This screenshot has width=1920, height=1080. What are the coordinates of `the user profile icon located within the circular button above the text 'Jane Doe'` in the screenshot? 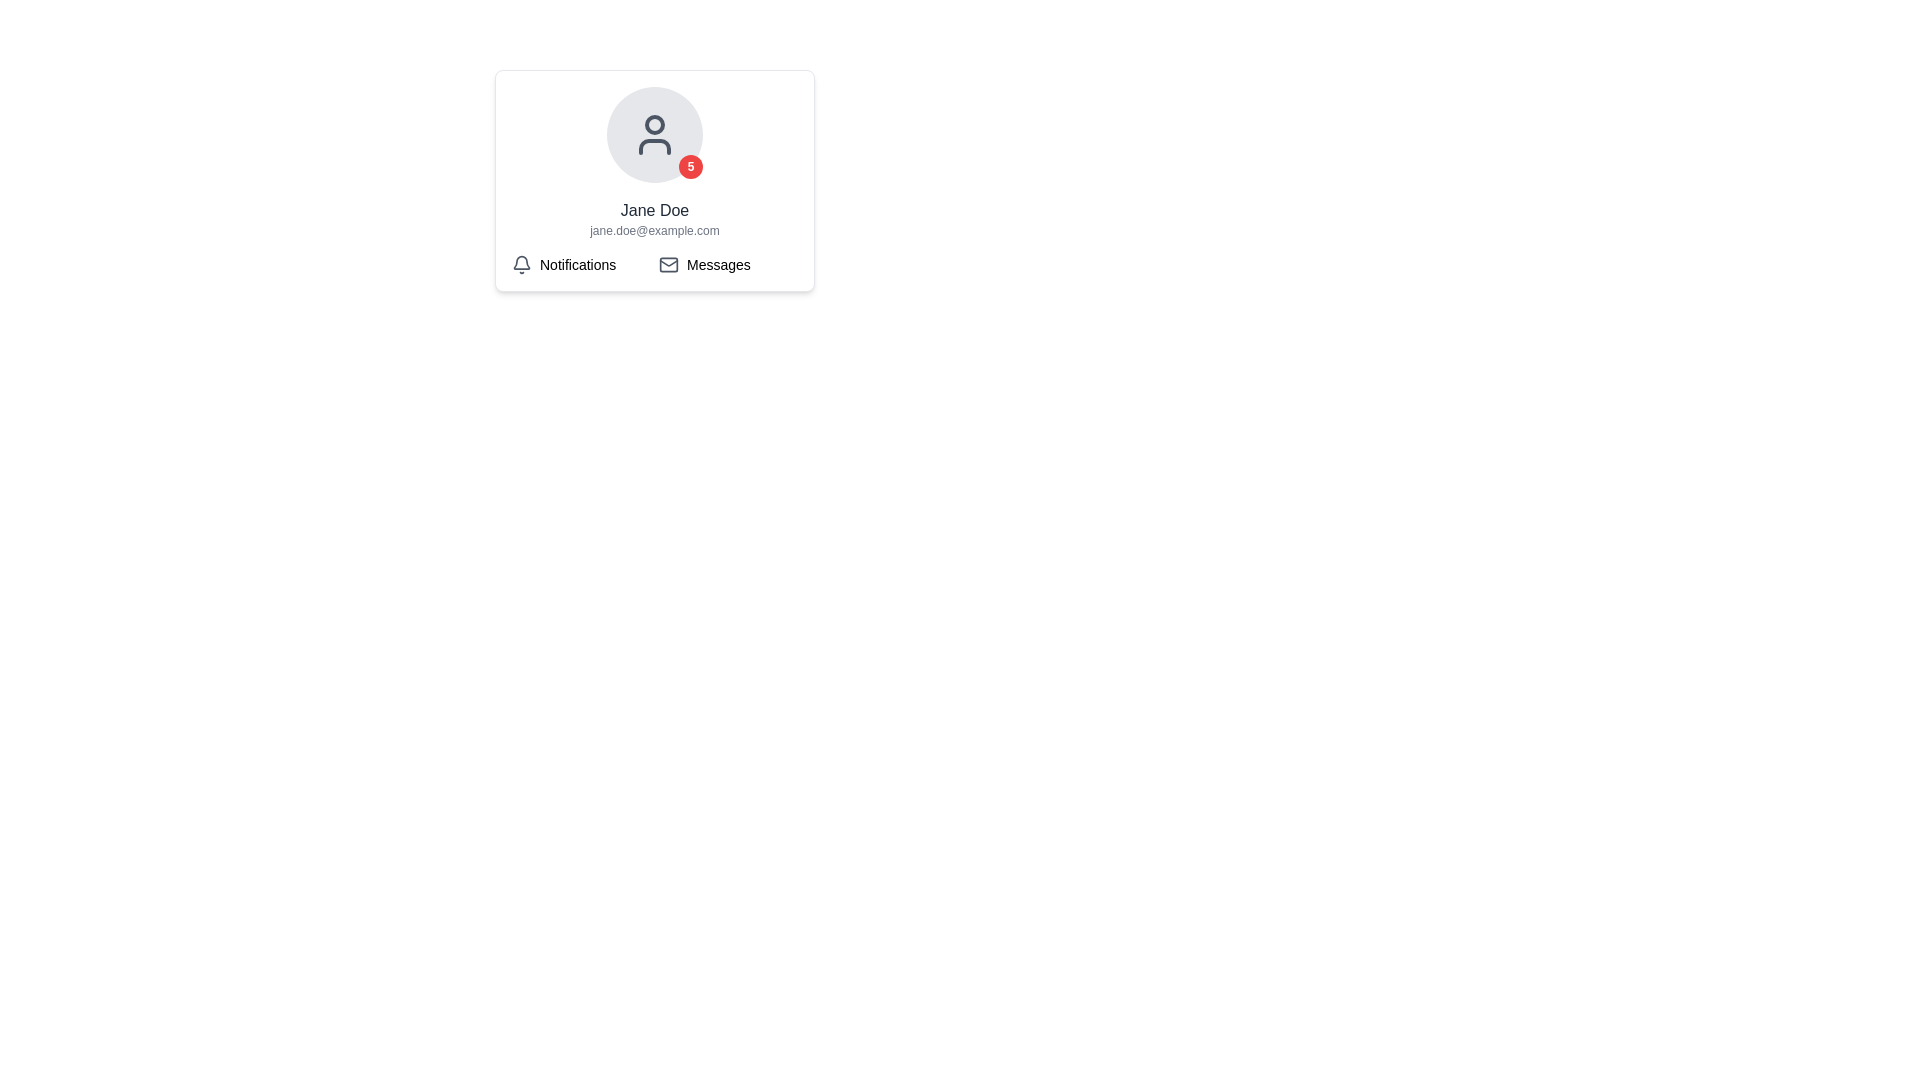 It's located at (654, 135).